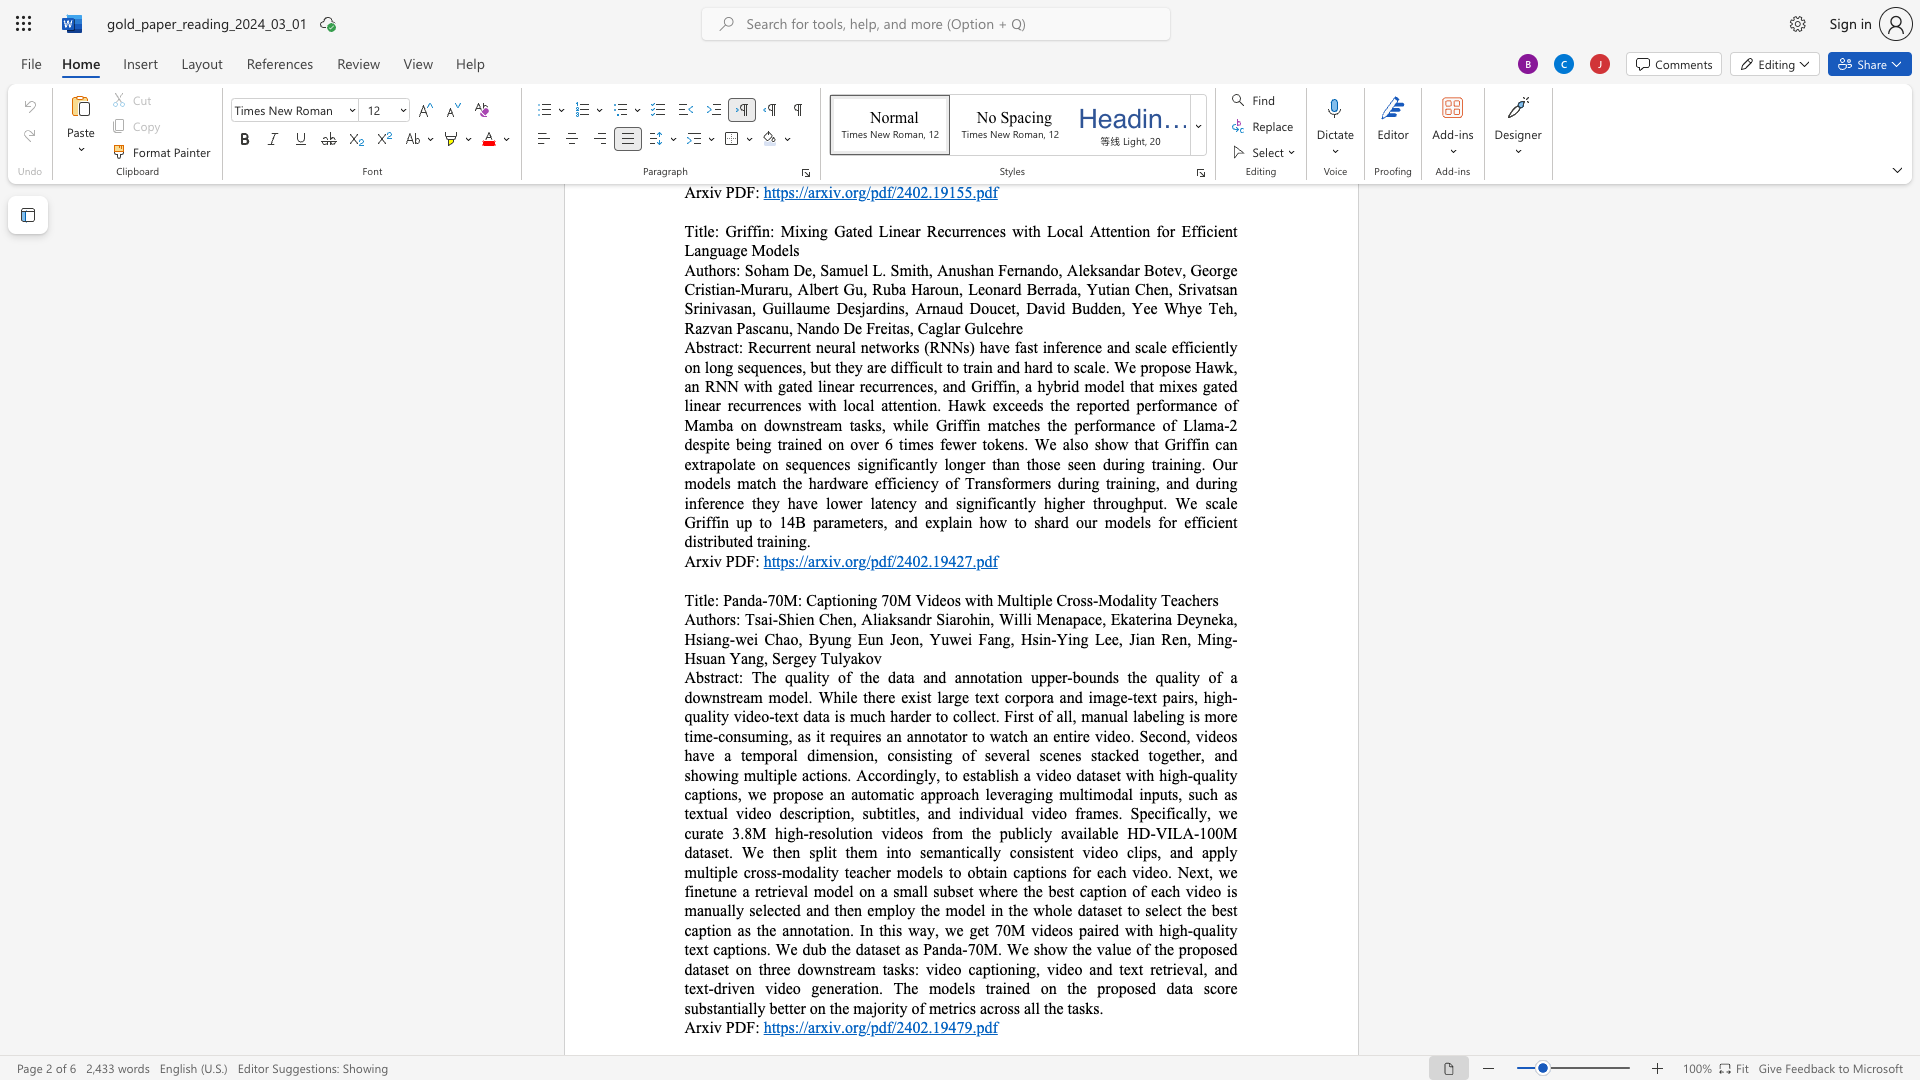 The height and width of the screenshot is (1080, 1920). What do you see at coordinates (868, 1027) in the screenshot?
I see `the 3th character "/" in the text` at bounding box center [868, 1027].